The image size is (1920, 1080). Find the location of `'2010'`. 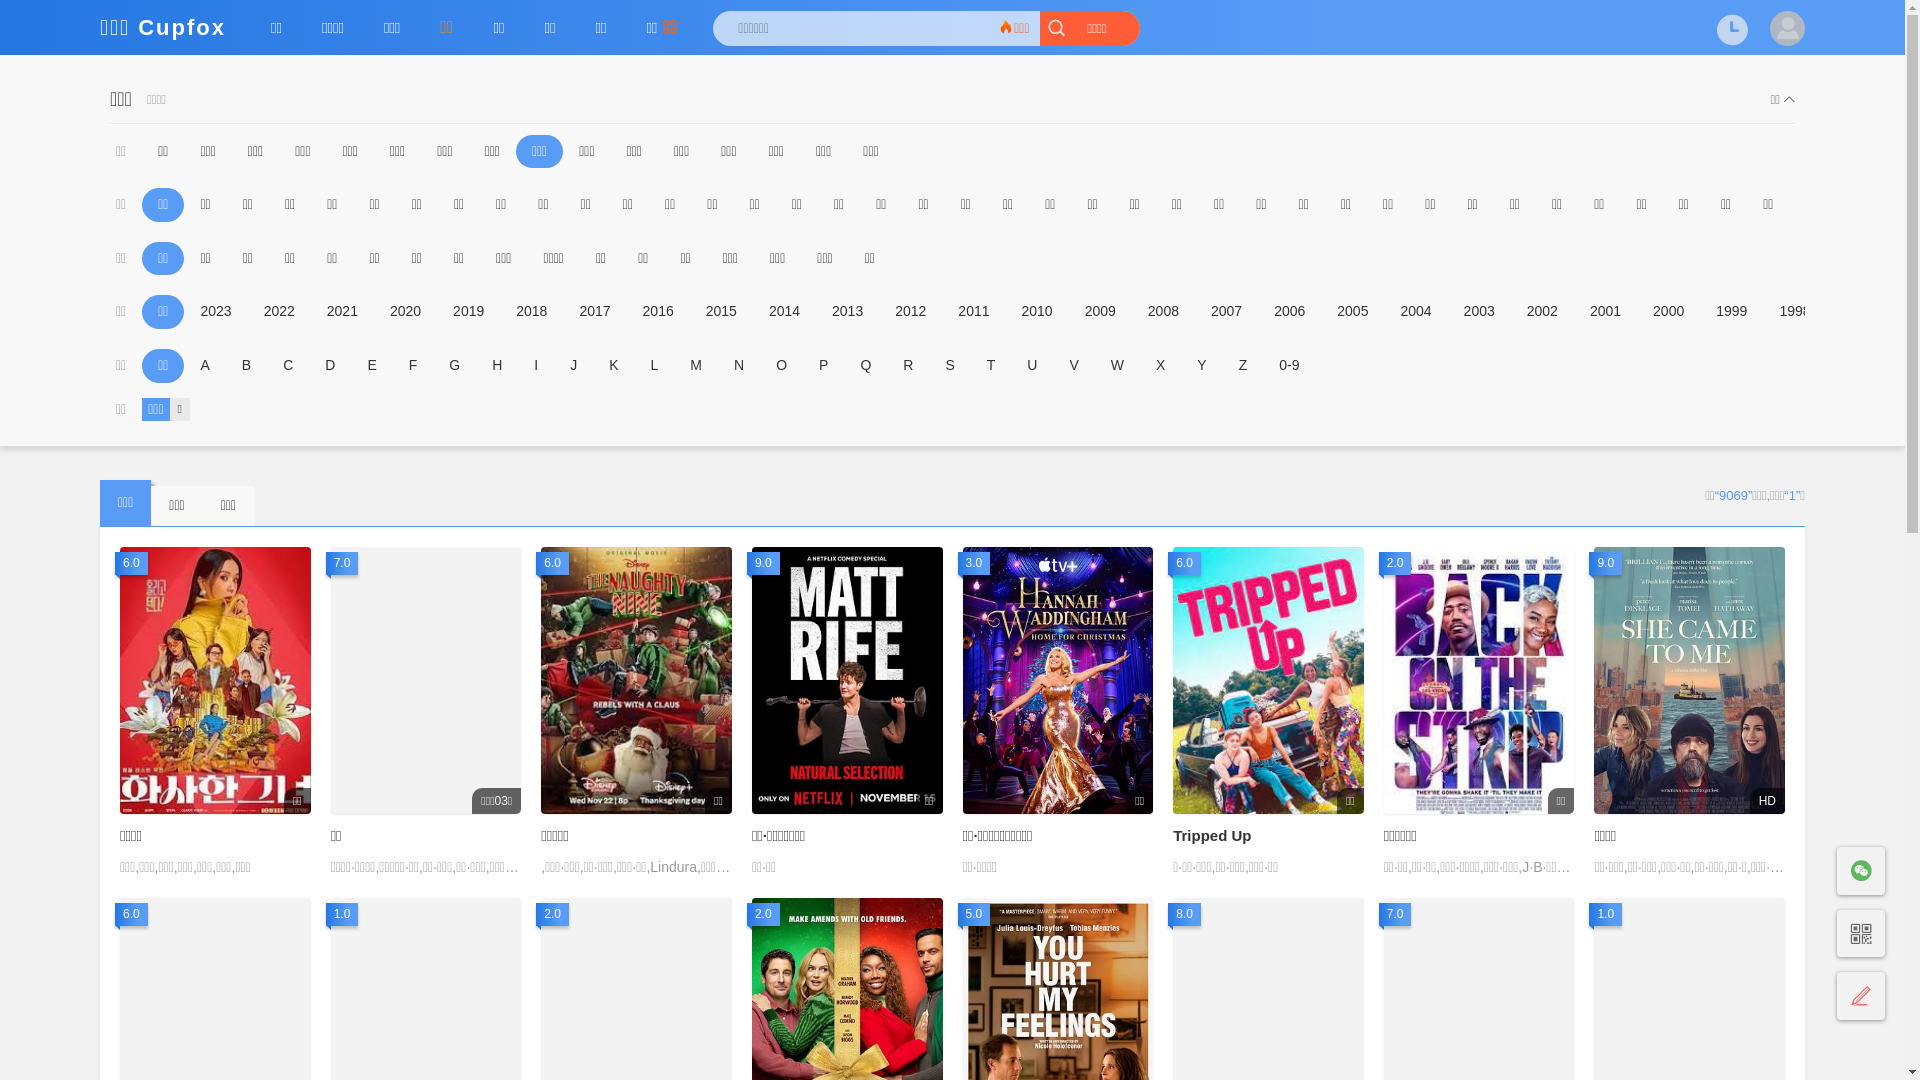

'2010' is located at coordinates (1037, 312).